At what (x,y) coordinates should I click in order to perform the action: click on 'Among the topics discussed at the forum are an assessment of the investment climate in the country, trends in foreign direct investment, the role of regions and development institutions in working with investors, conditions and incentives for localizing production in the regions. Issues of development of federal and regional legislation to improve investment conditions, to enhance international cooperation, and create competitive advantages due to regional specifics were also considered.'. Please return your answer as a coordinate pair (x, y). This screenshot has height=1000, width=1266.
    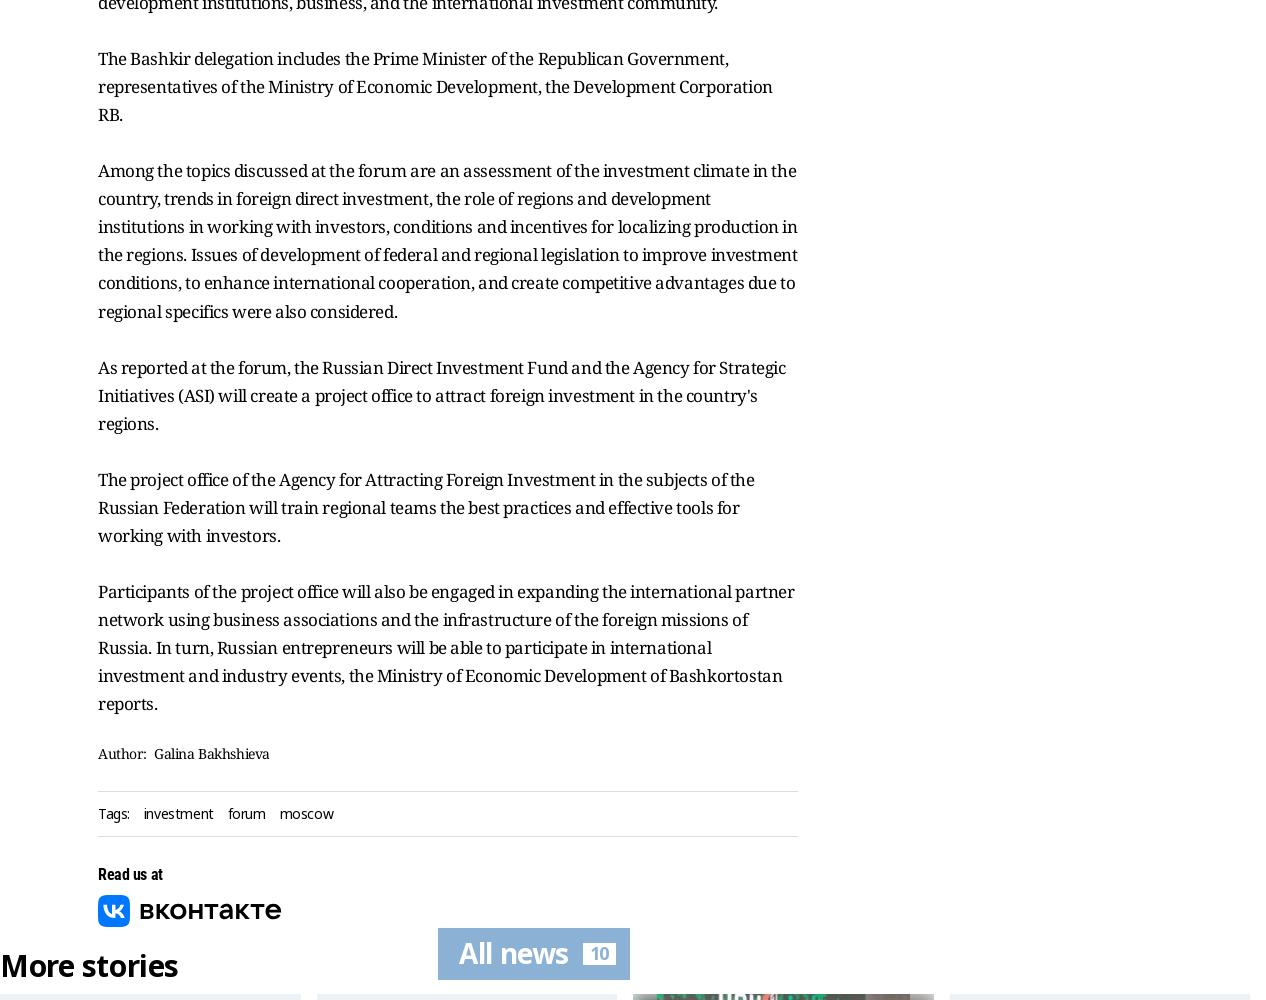
    Looking at the image, I should click on (446, 239).